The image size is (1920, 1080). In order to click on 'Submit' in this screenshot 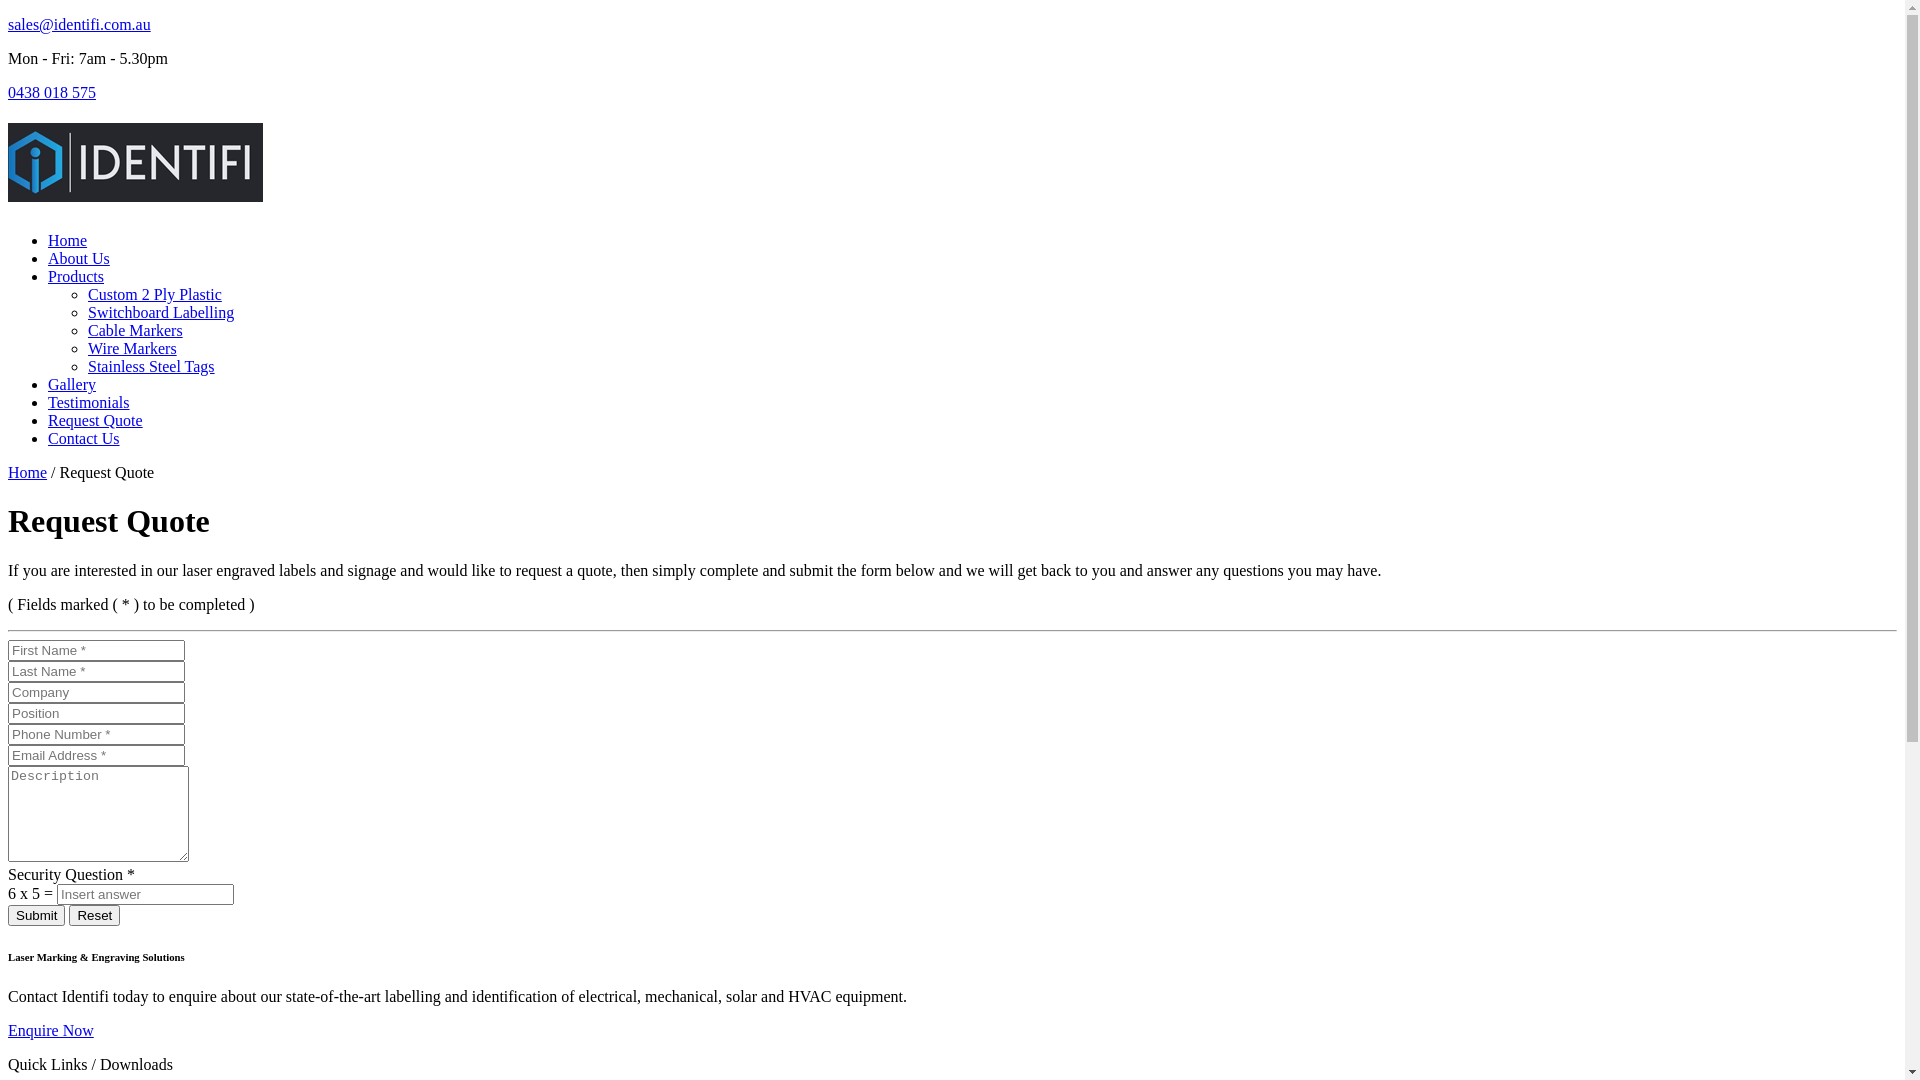, I will do `click(8, 915)`.